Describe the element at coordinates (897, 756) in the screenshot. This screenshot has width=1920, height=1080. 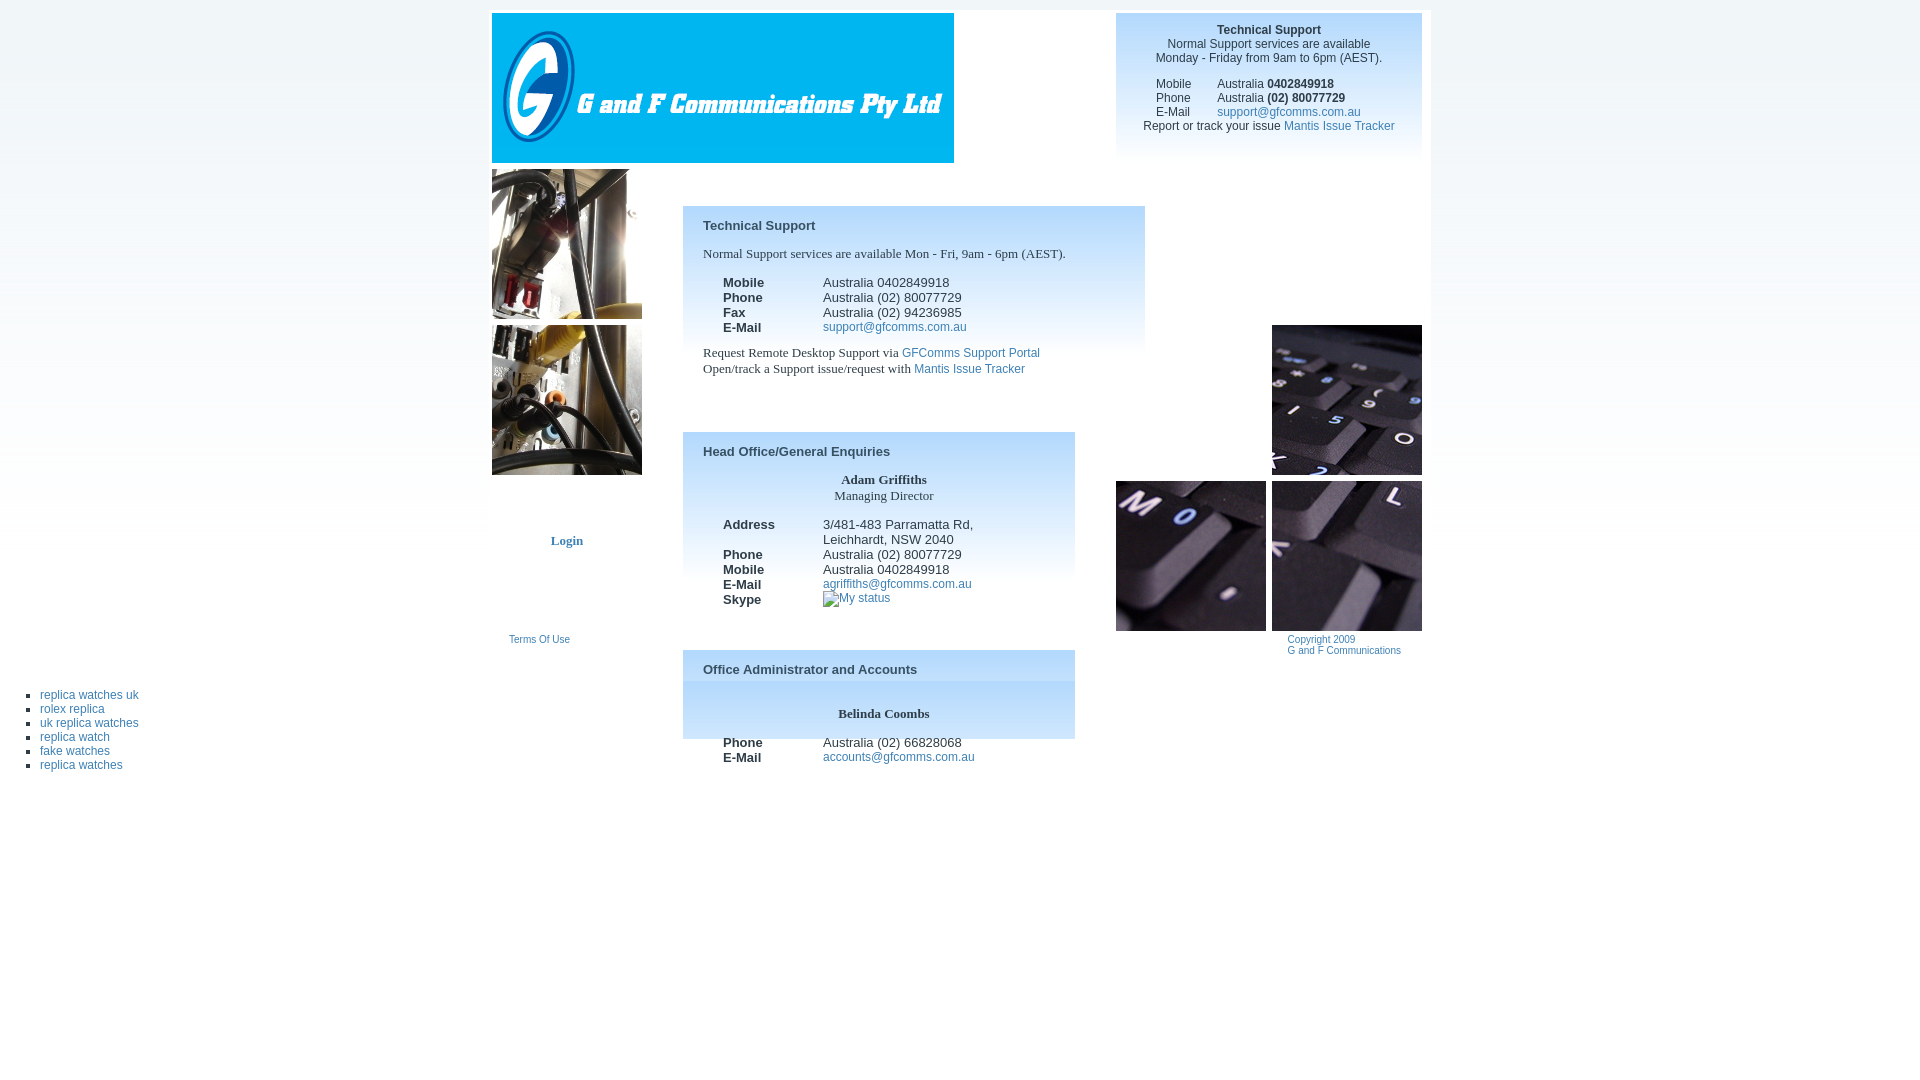
I see `'accounts@gfcomms.com.au'` at that location.